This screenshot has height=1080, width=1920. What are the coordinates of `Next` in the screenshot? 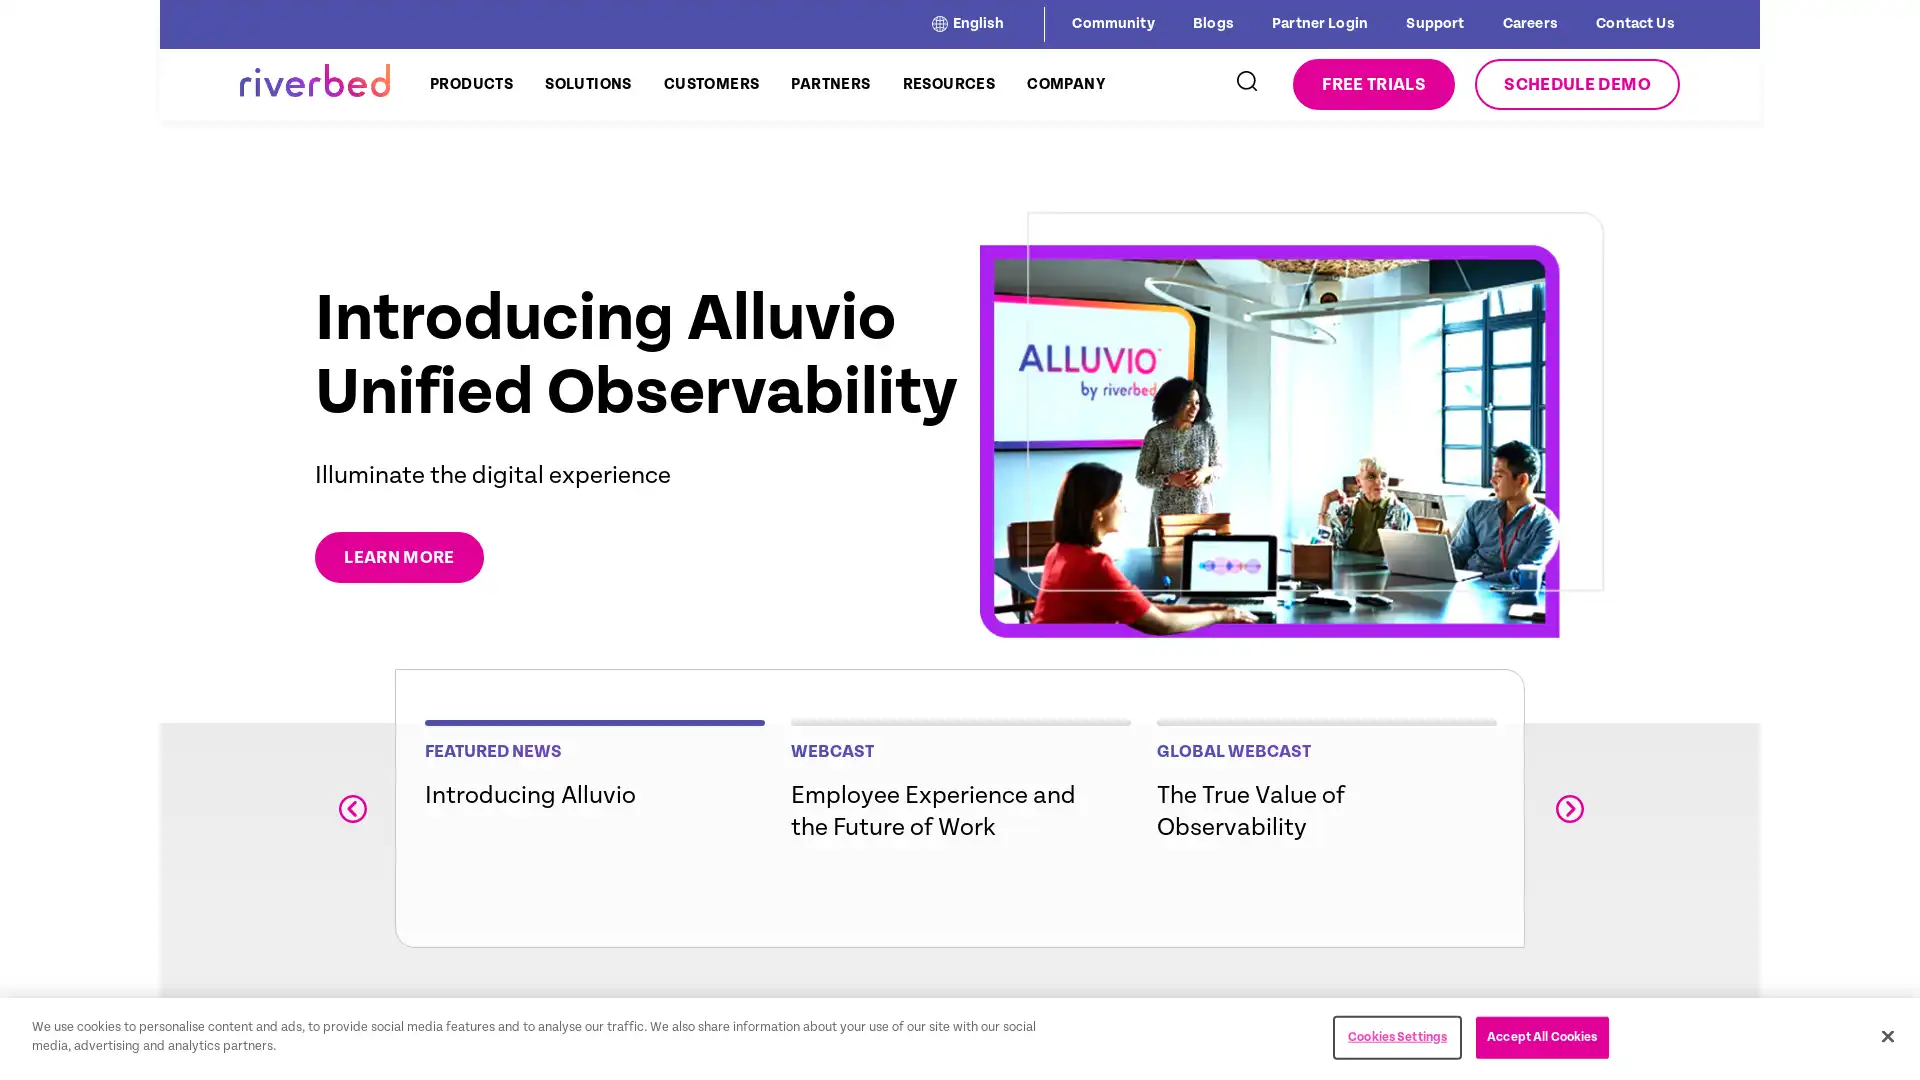 It's located at (1568, 806).